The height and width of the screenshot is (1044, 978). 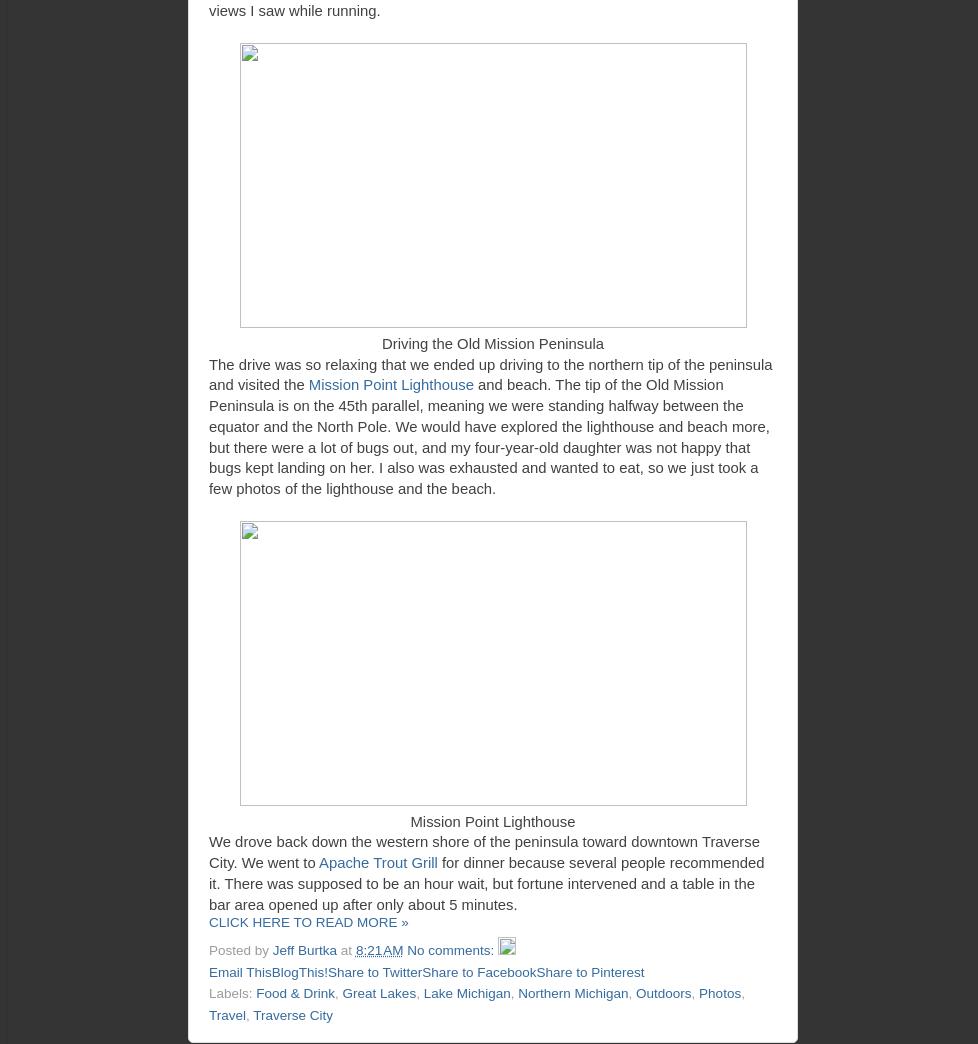 What do you see at coordinates (377, 993) in the screenshot?
I see `'Great Lakes'` at bounding box center [377, 993].